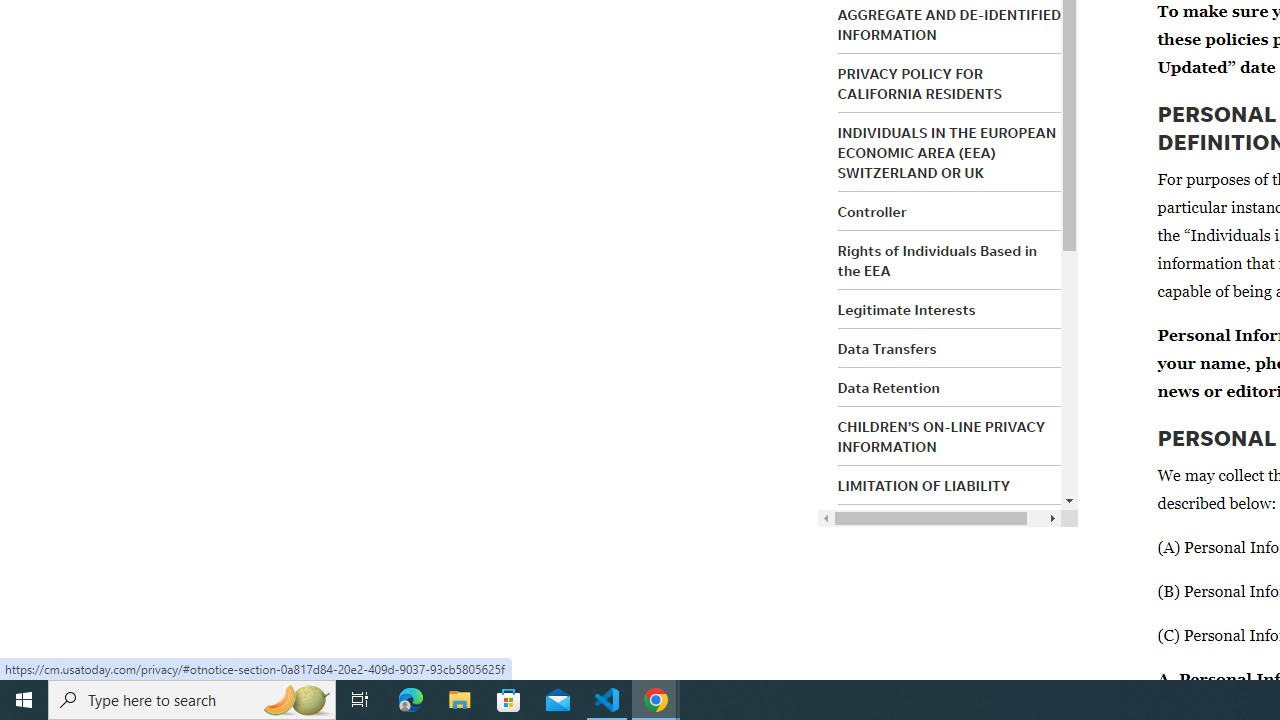  Describe the element at coordinates (872, 212) in the screenshot. I see `'Controller'` at that location.